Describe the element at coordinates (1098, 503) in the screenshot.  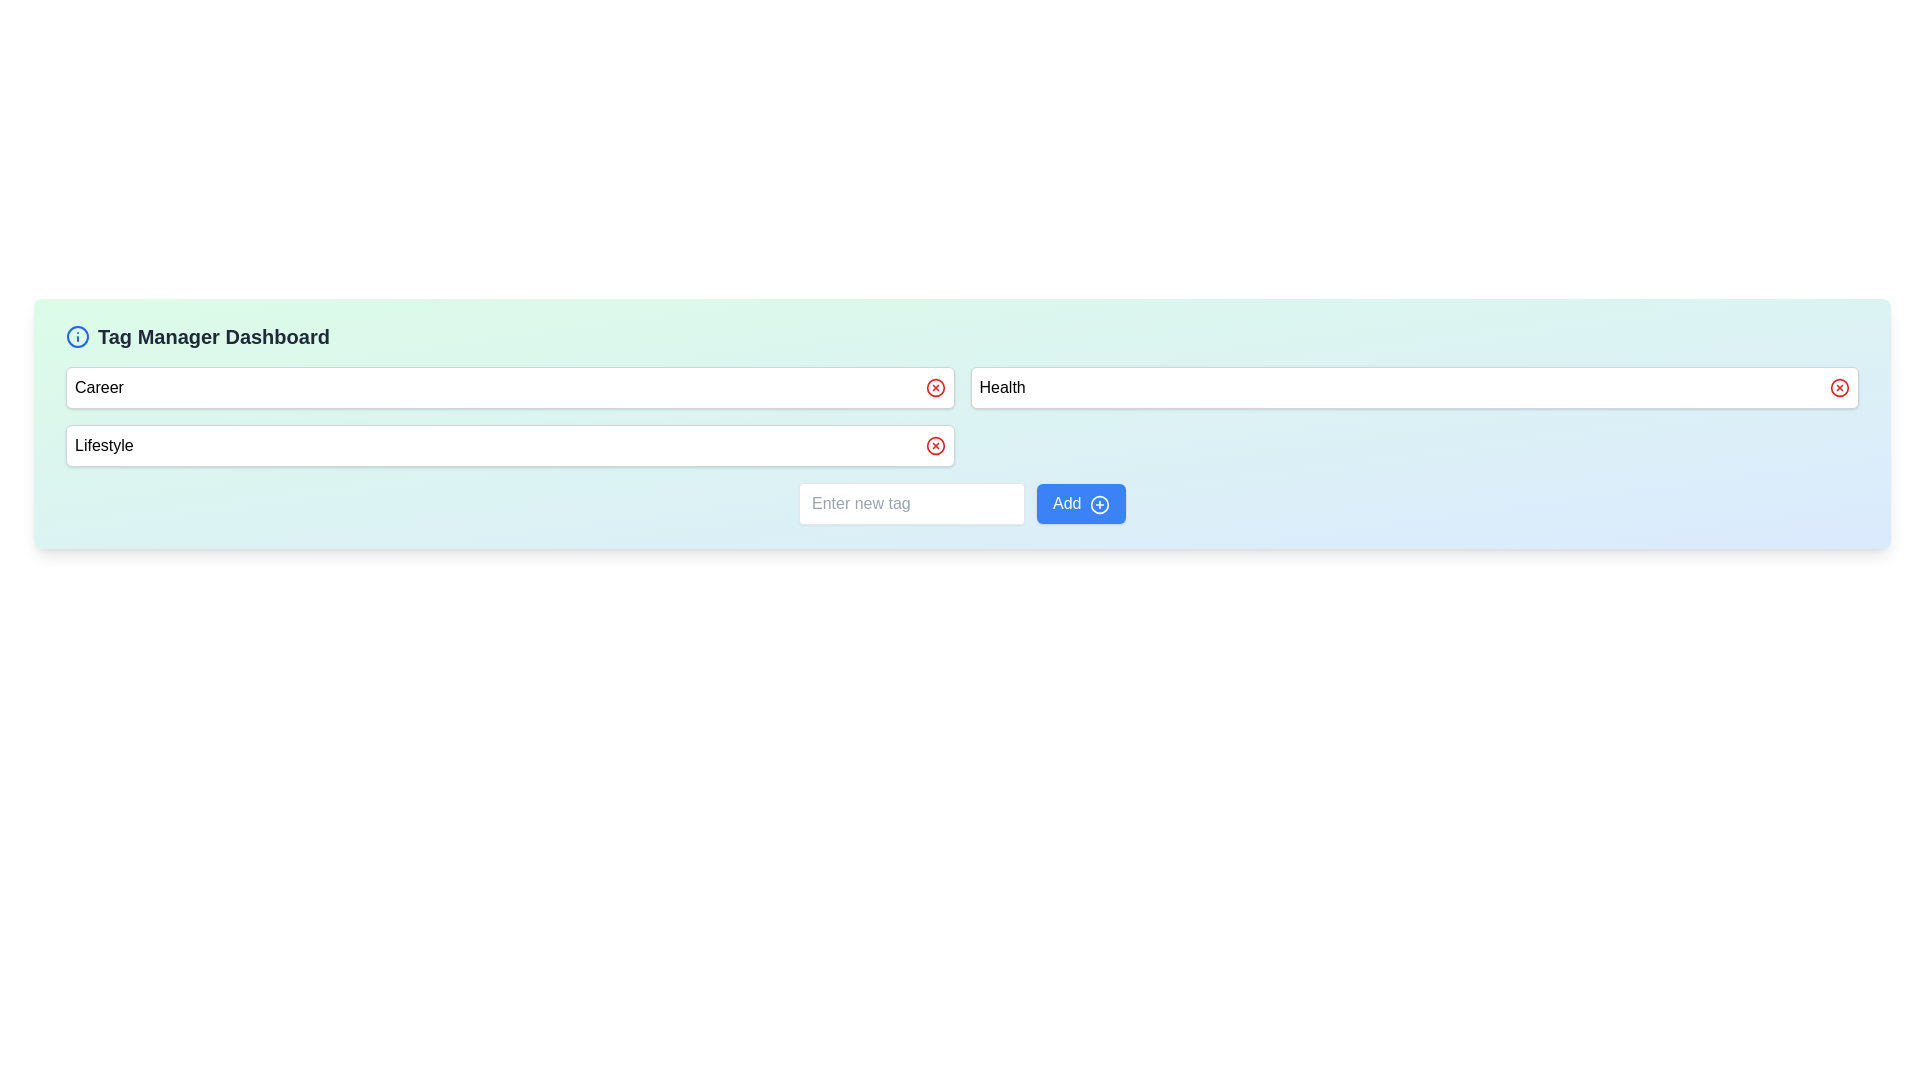
I see `the SVG Icon that signifies an action to add or create, located within the 'Add' button in the bottom right of the interface` at that location.